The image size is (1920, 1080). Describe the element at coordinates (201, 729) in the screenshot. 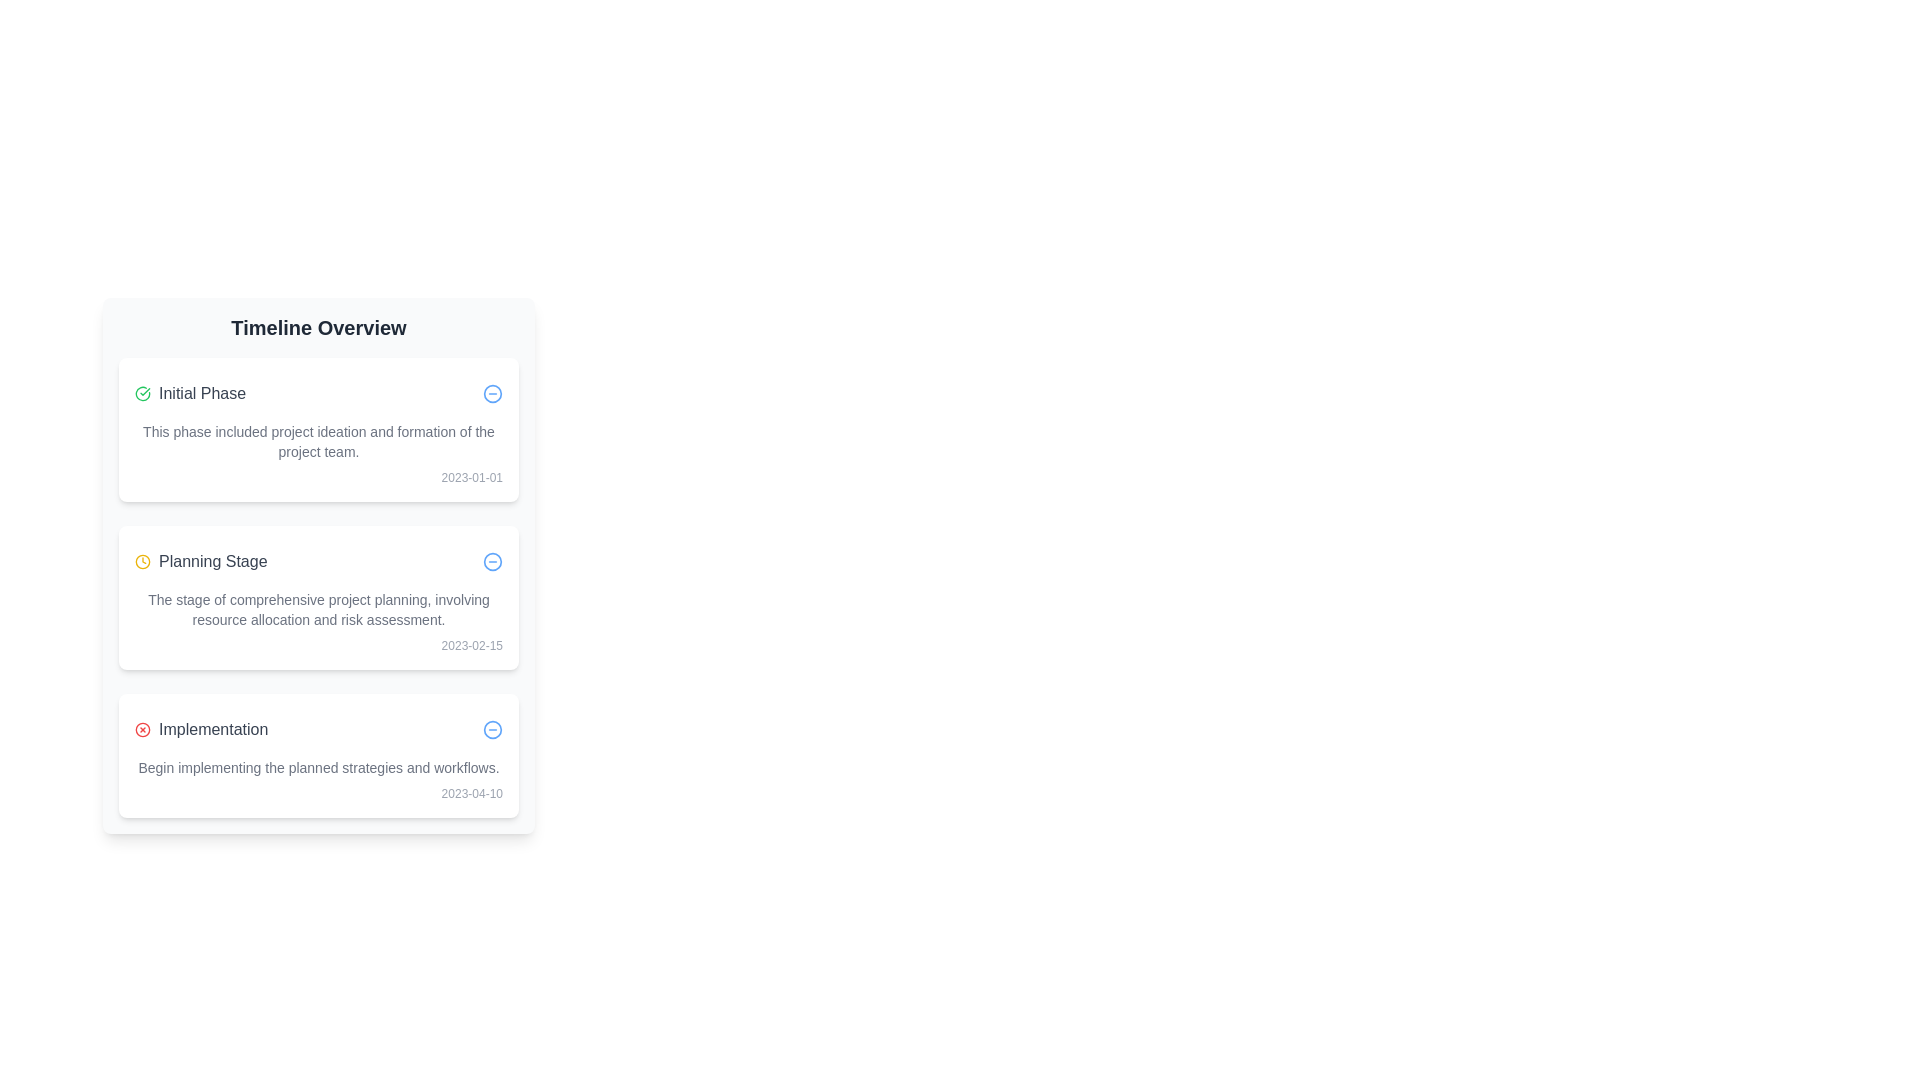

I see `the red circular icon with an 'X' symbol and the text 'Implementation' located in the bottom section of the vertical timeline layout, which is the third item in the sequence of labeled stages` at that location.